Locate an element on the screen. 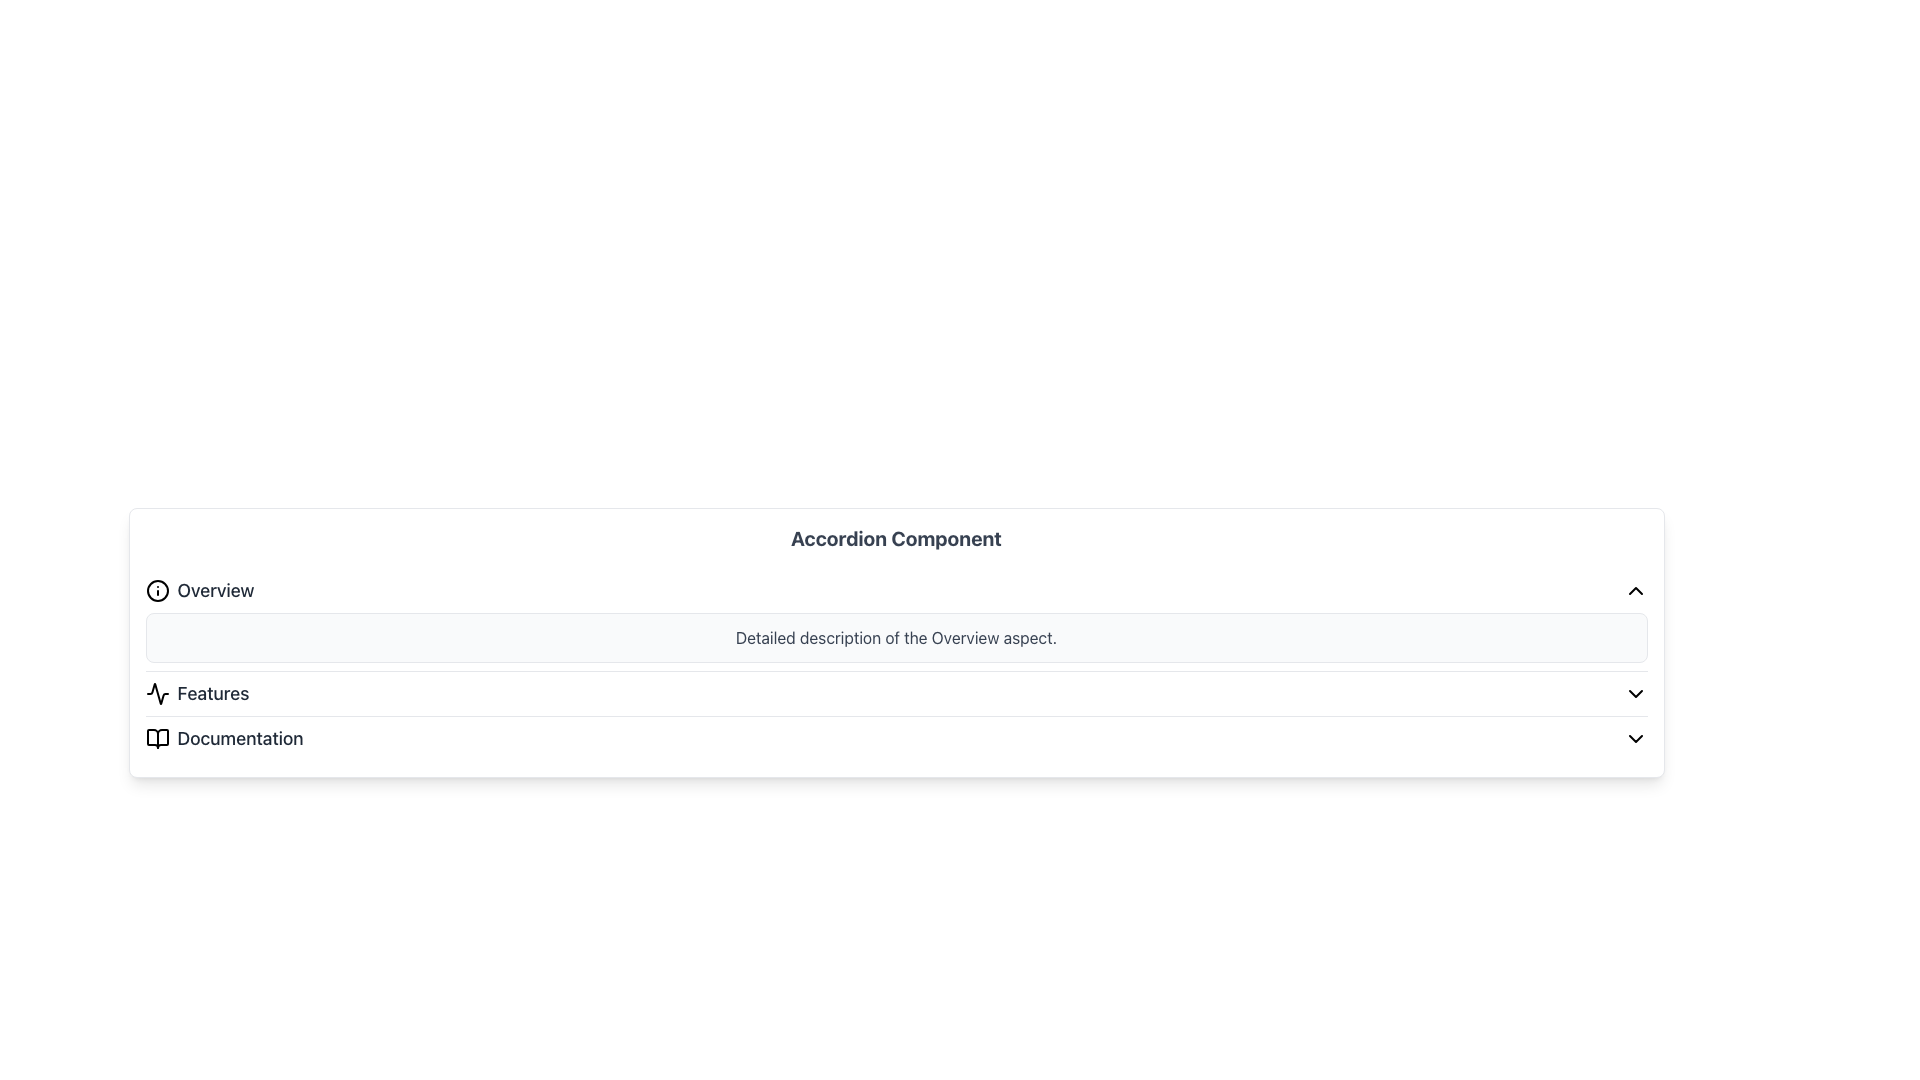 The width and height of the screenshot is (1920, 1080). the Dropdown toggle icon, a small downward-pointing chevron outlined in black, located at the far right of the 'Features' row in the accordion menu is located at coordinates (1635, 693).